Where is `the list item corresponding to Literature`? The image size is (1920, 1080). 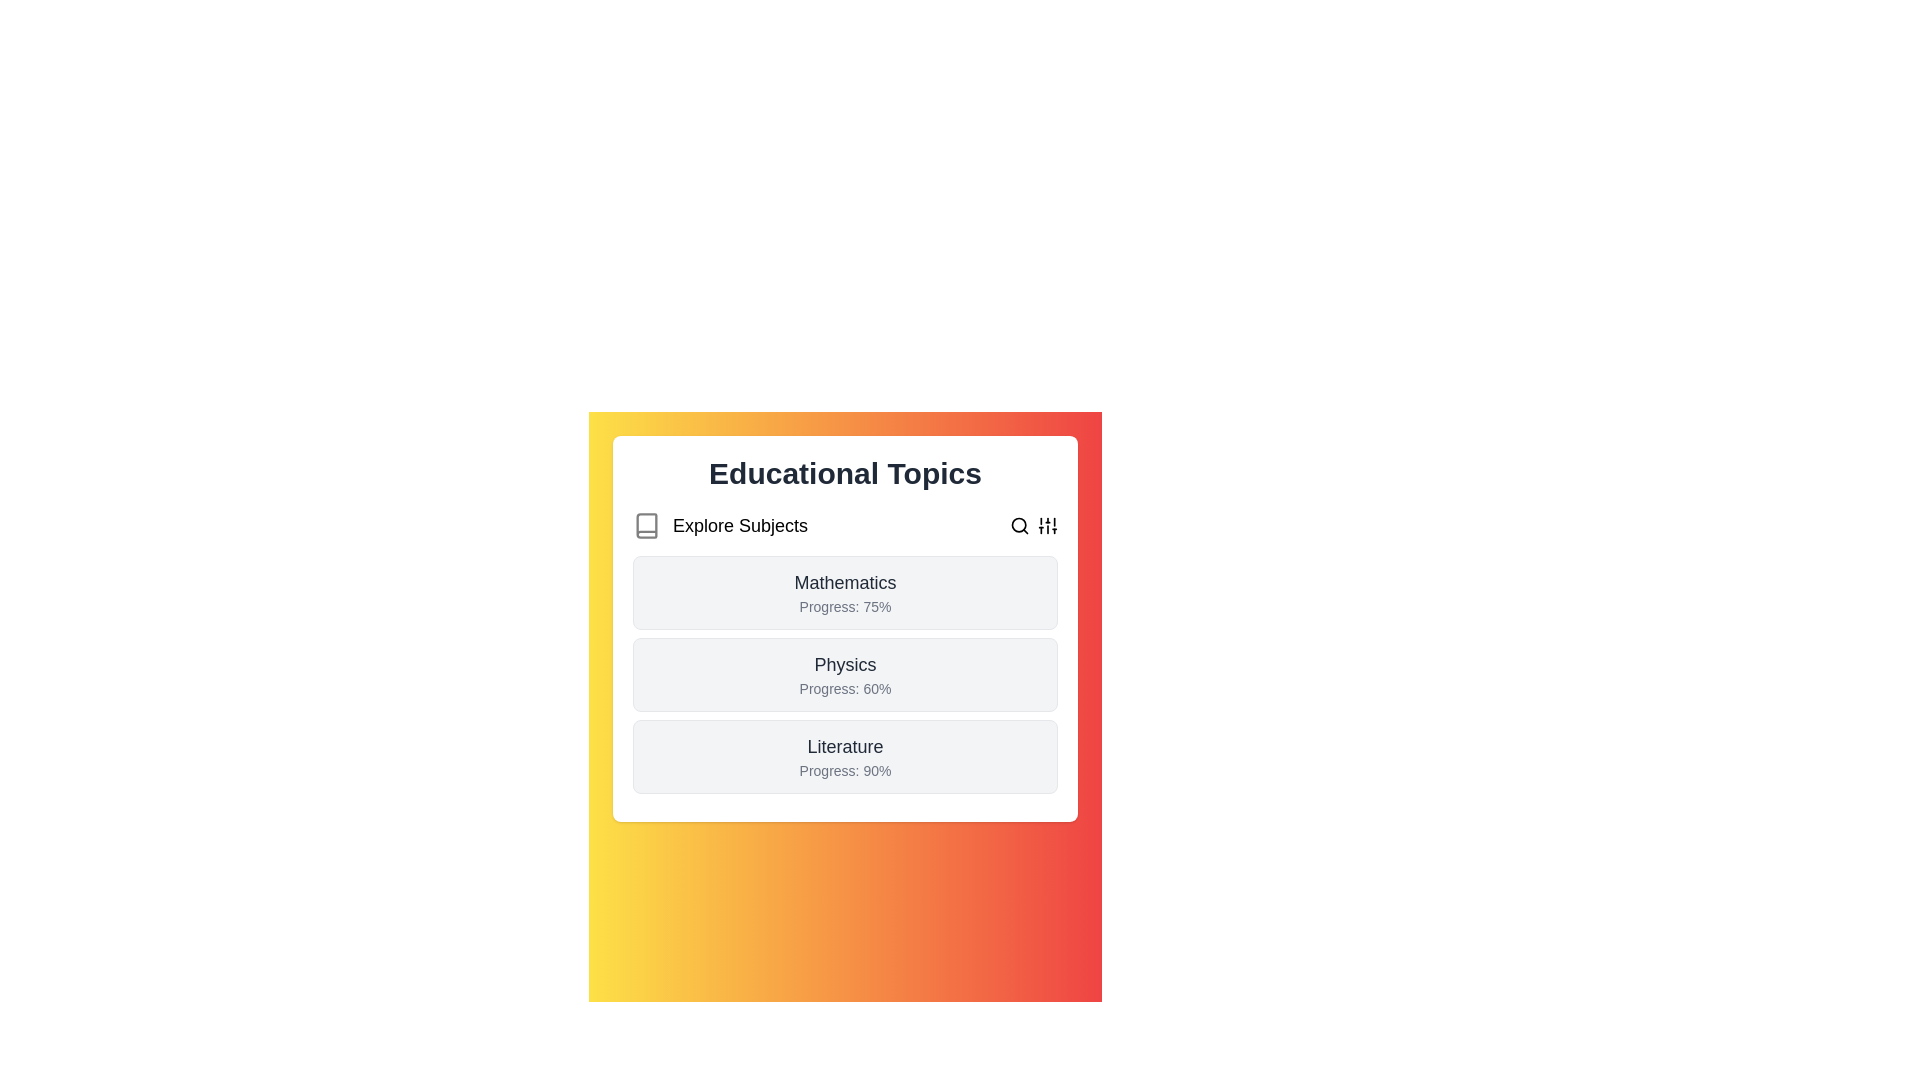 the list item corresponding to Literature is located at coordinates (845, 756).